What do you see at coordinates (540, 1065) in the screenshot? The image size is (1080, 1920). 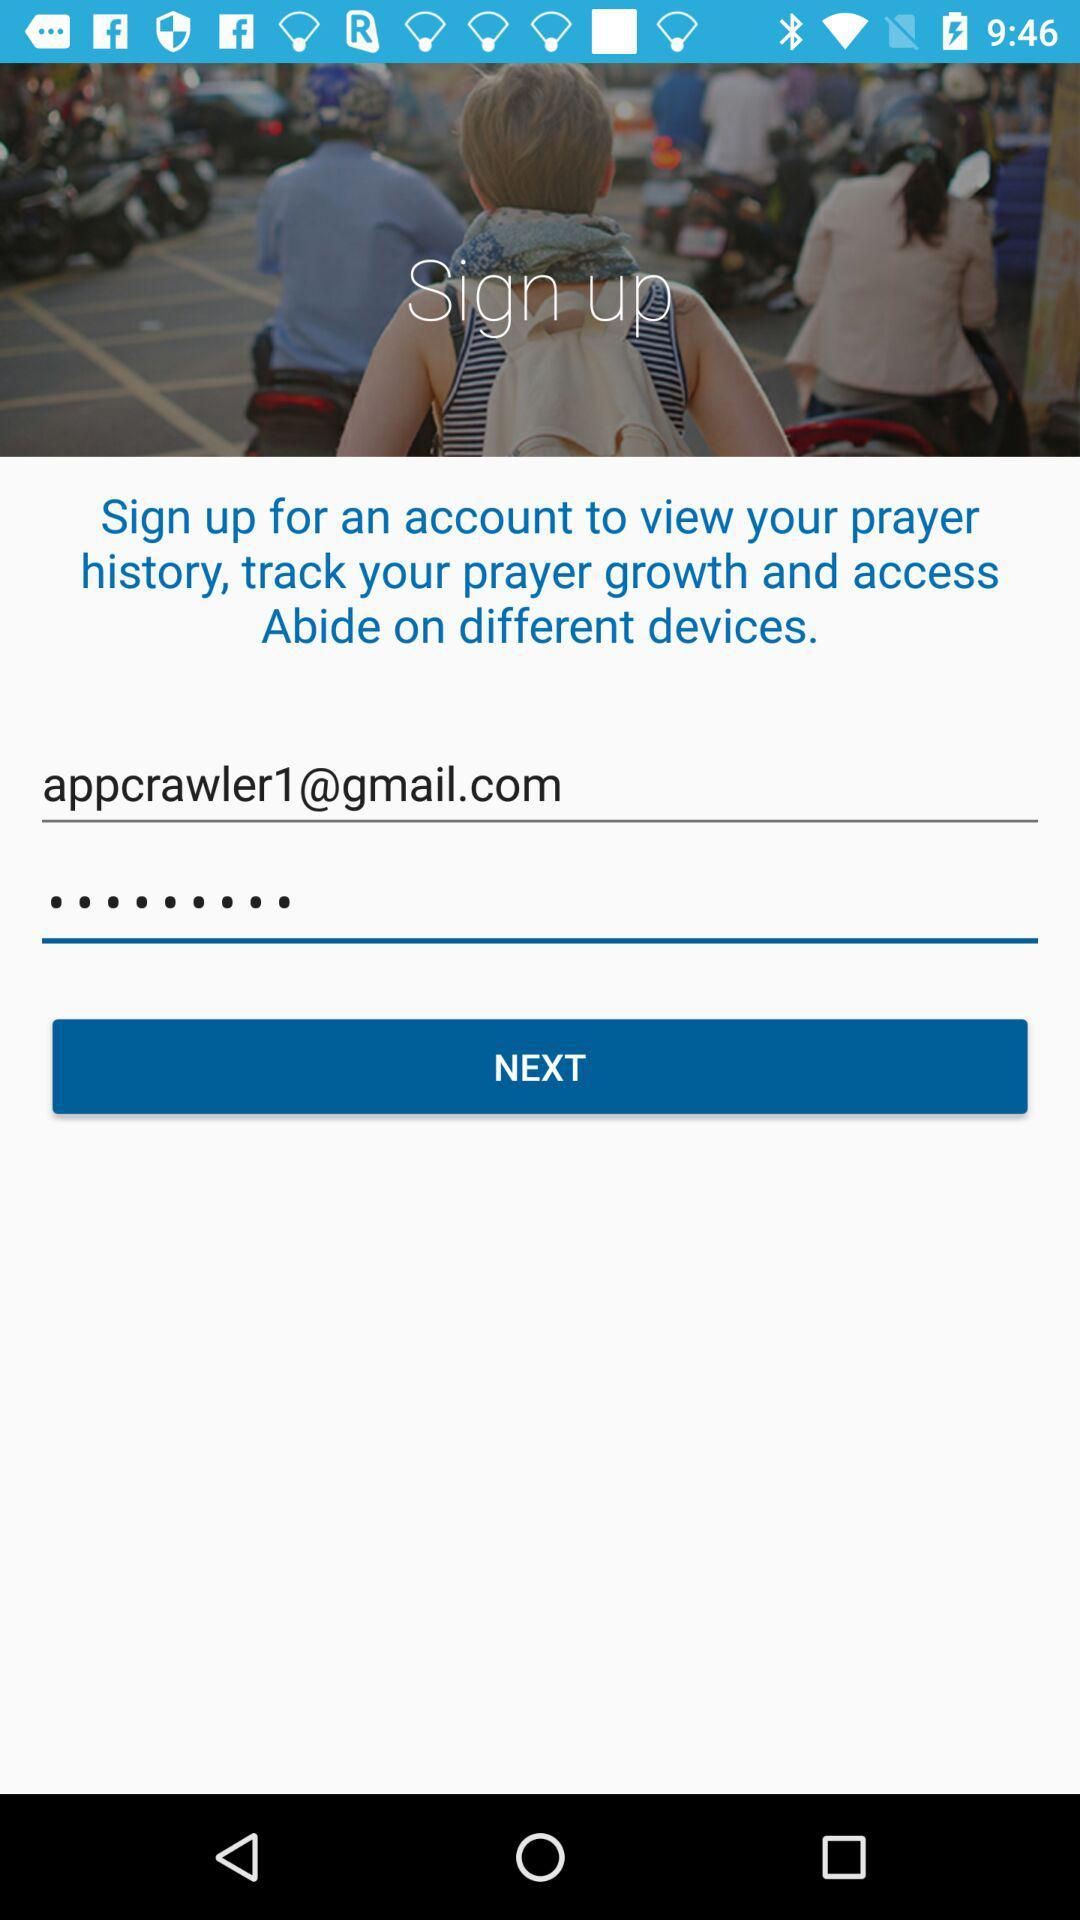 I see `the item below the crowd3116 item` at bounding box center [540, 1065].